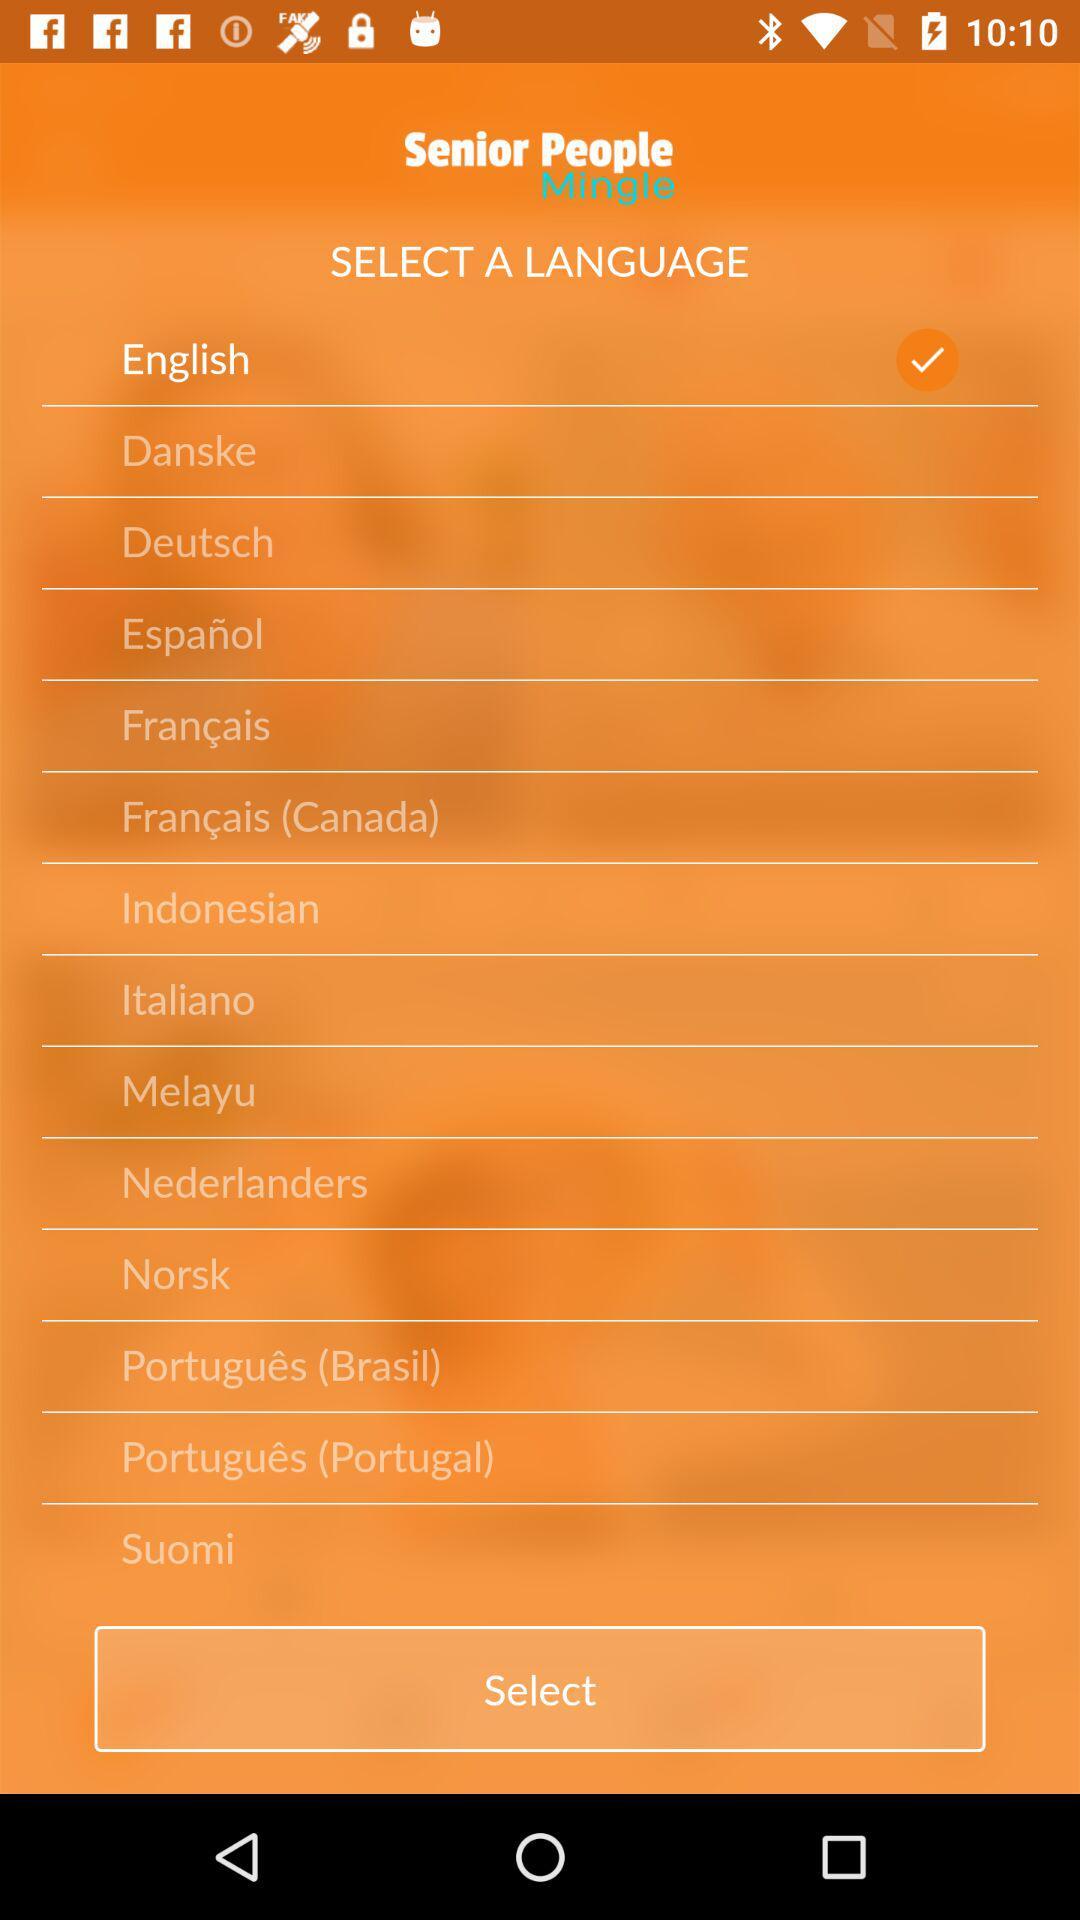 The width and height of the screenshot is (1080, 1920). I want to click on select, so click(540, 1688).